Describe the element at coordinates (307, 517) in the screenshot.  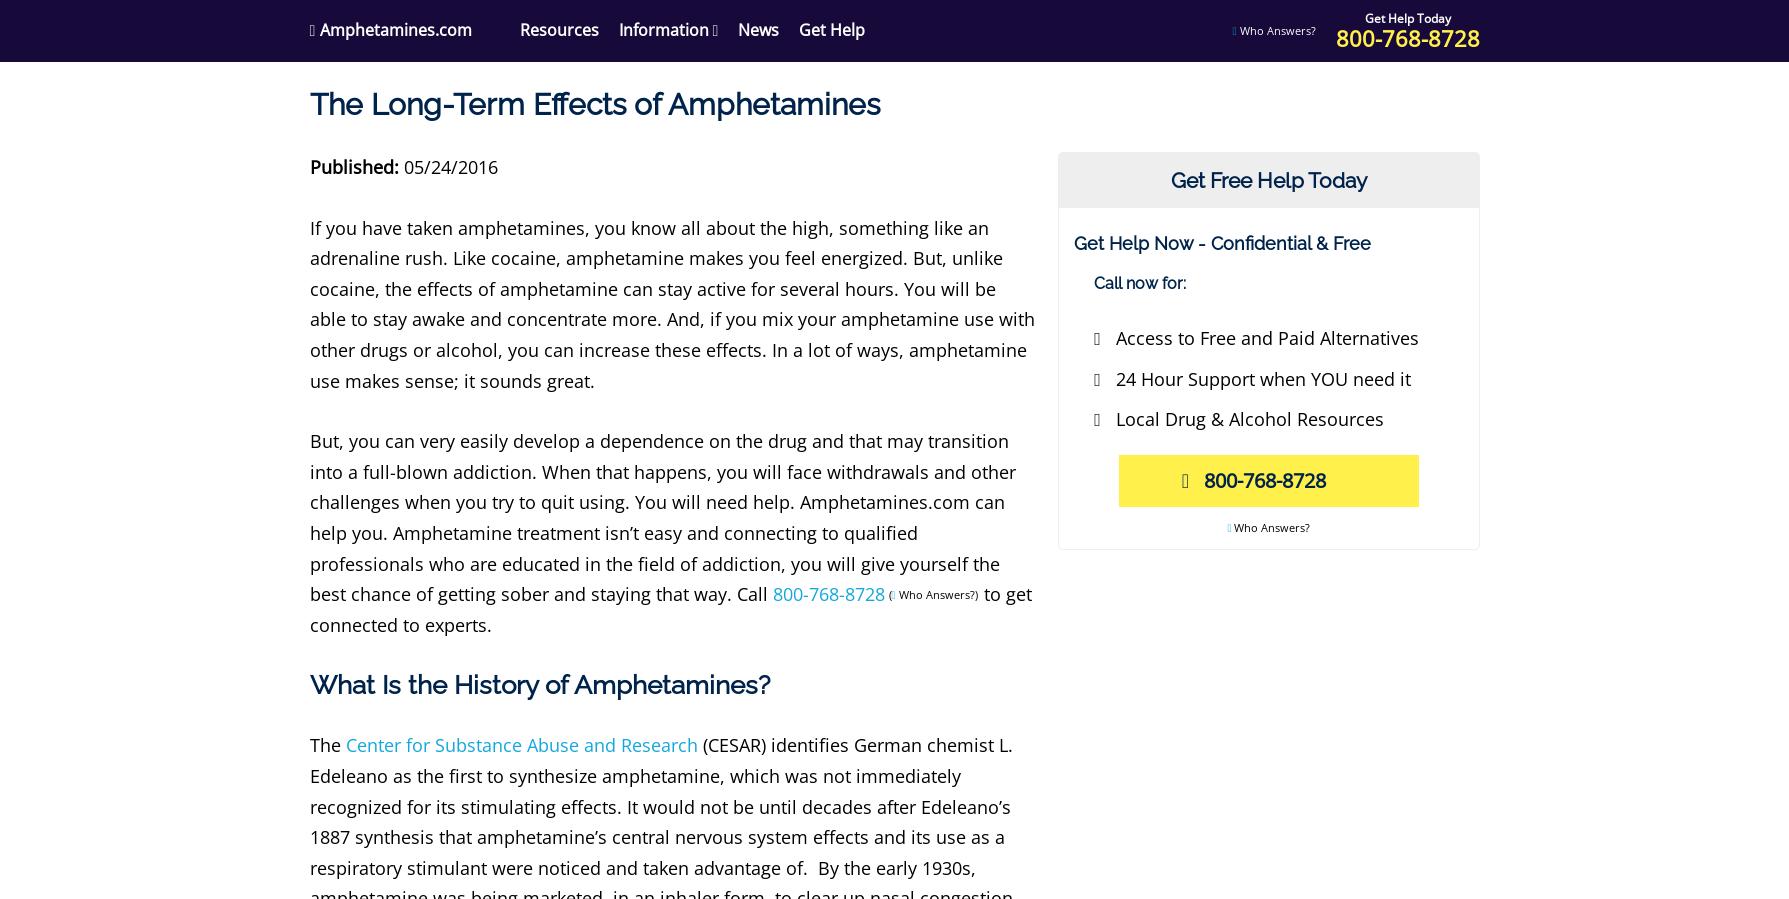
I see `'But, you can very easily develop a dependence on the drug and that may transition into a full-blown addiction. When that happens, you will face withdrawals and other challenges when you try to quit using. You will need help. Amphetamines.com can help you. Amphetamine treatment isn’t easy and connecting to qualified professionals who are educated in the field of addiction, you will give yourself the best chance of getting sober and staying that way. Call'` at that location.